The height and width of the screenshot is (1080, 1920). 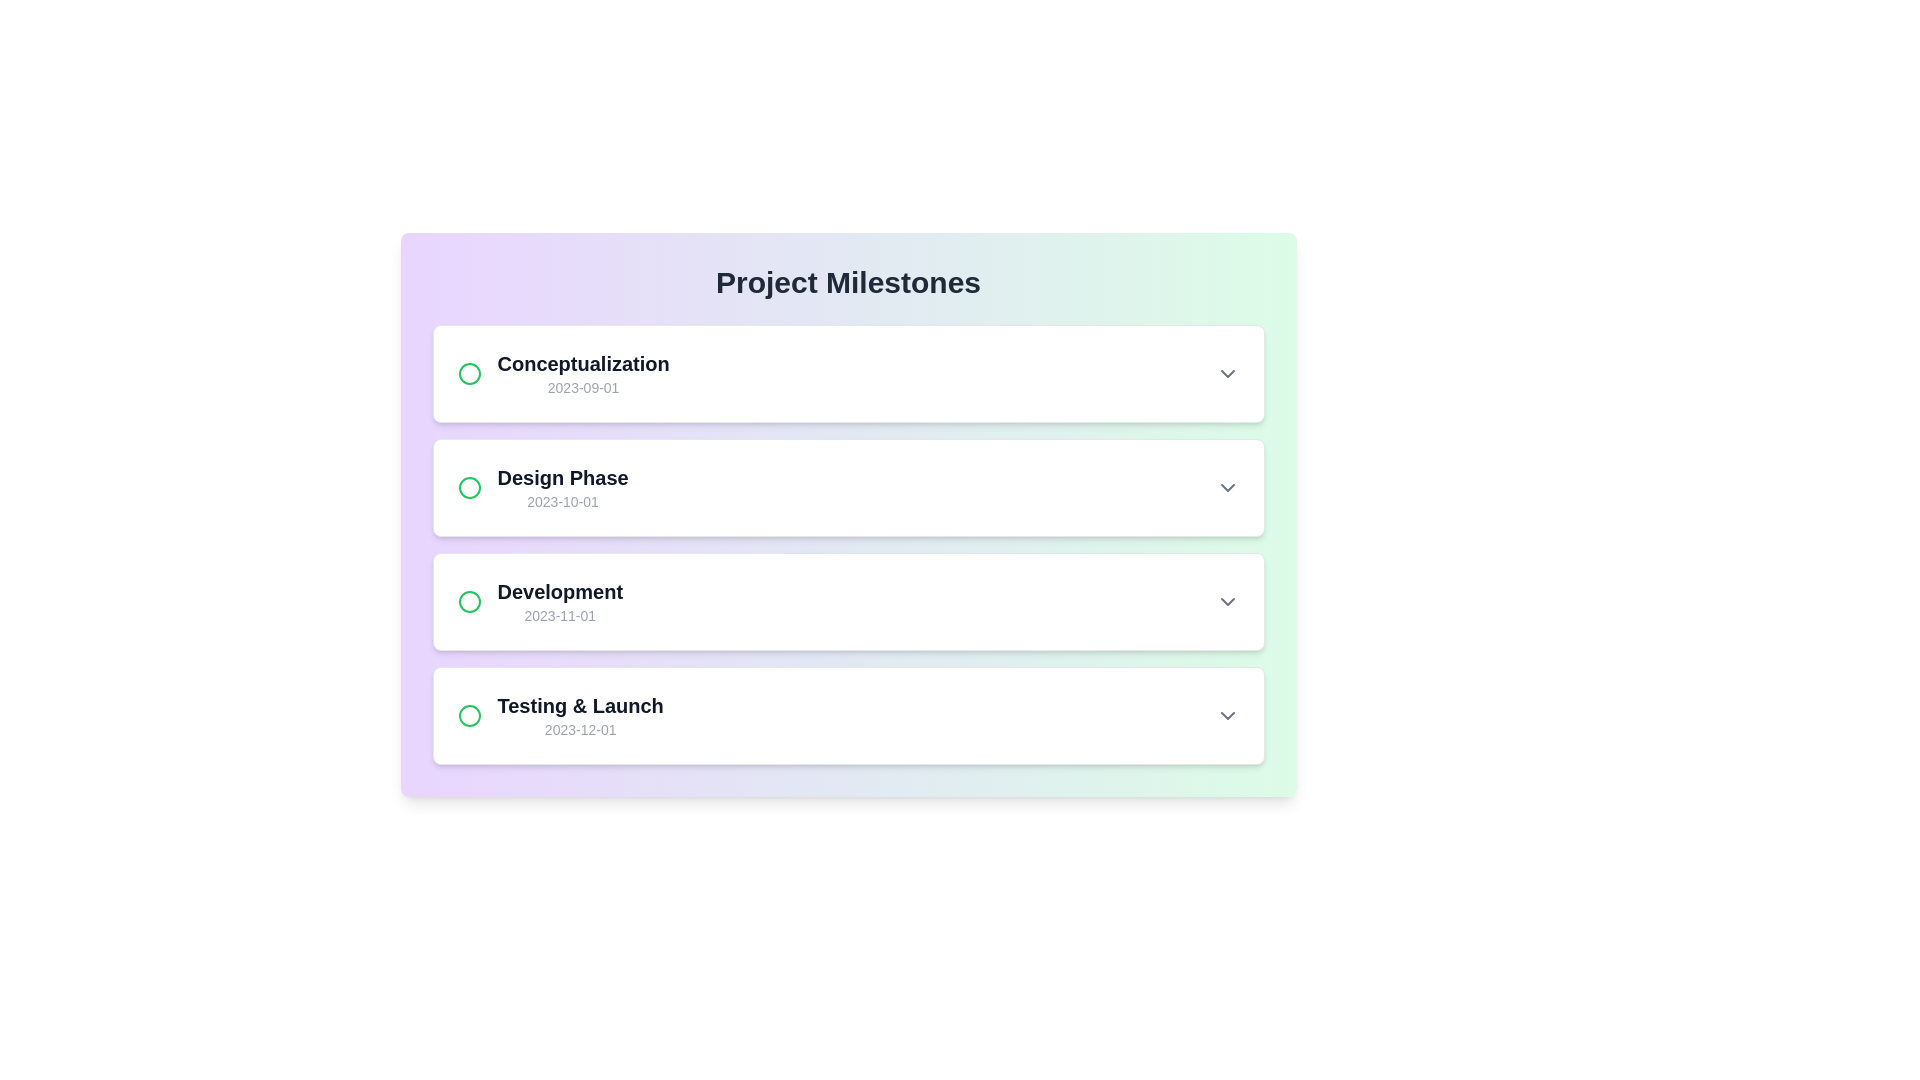 I want to click on the date '2023-11-01' of the project milestone 'Development', so click(x=540, y=600).